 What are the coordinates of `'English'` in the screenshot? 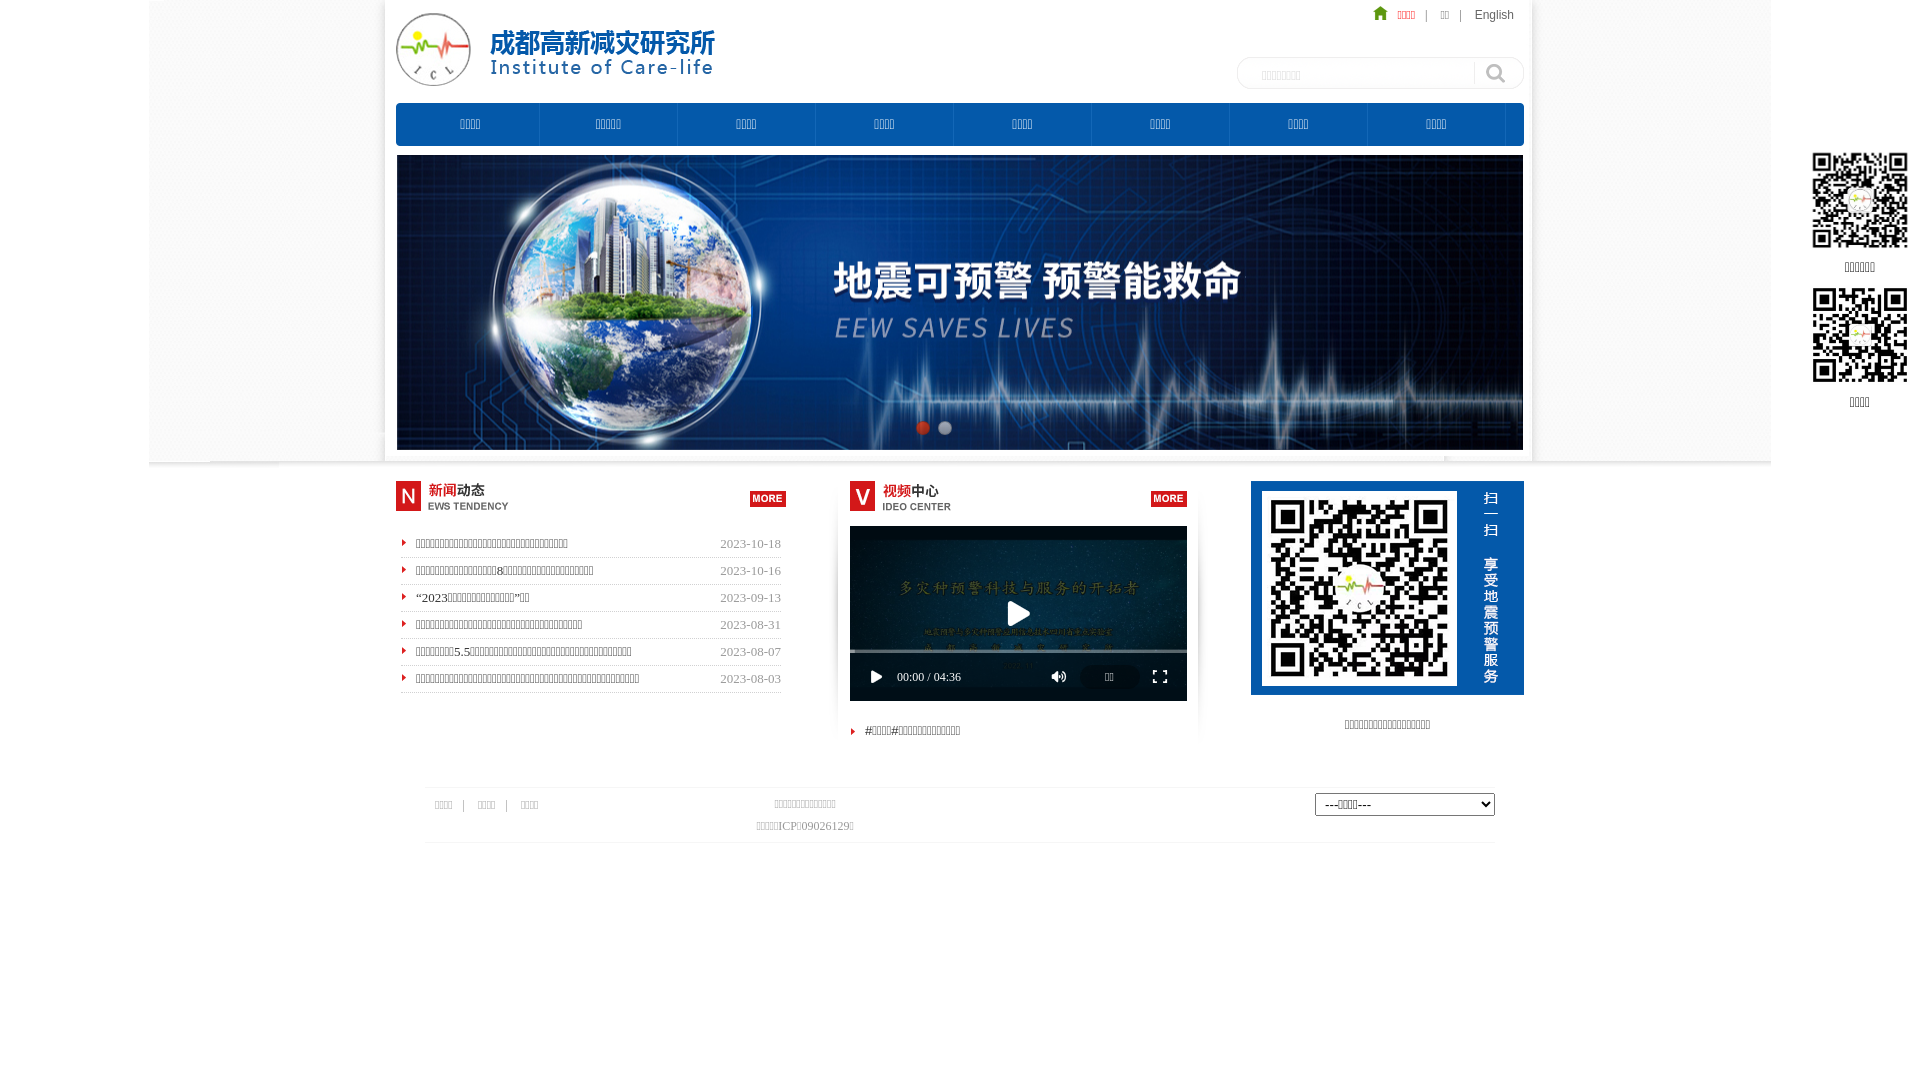 It's located at (1494, 15).